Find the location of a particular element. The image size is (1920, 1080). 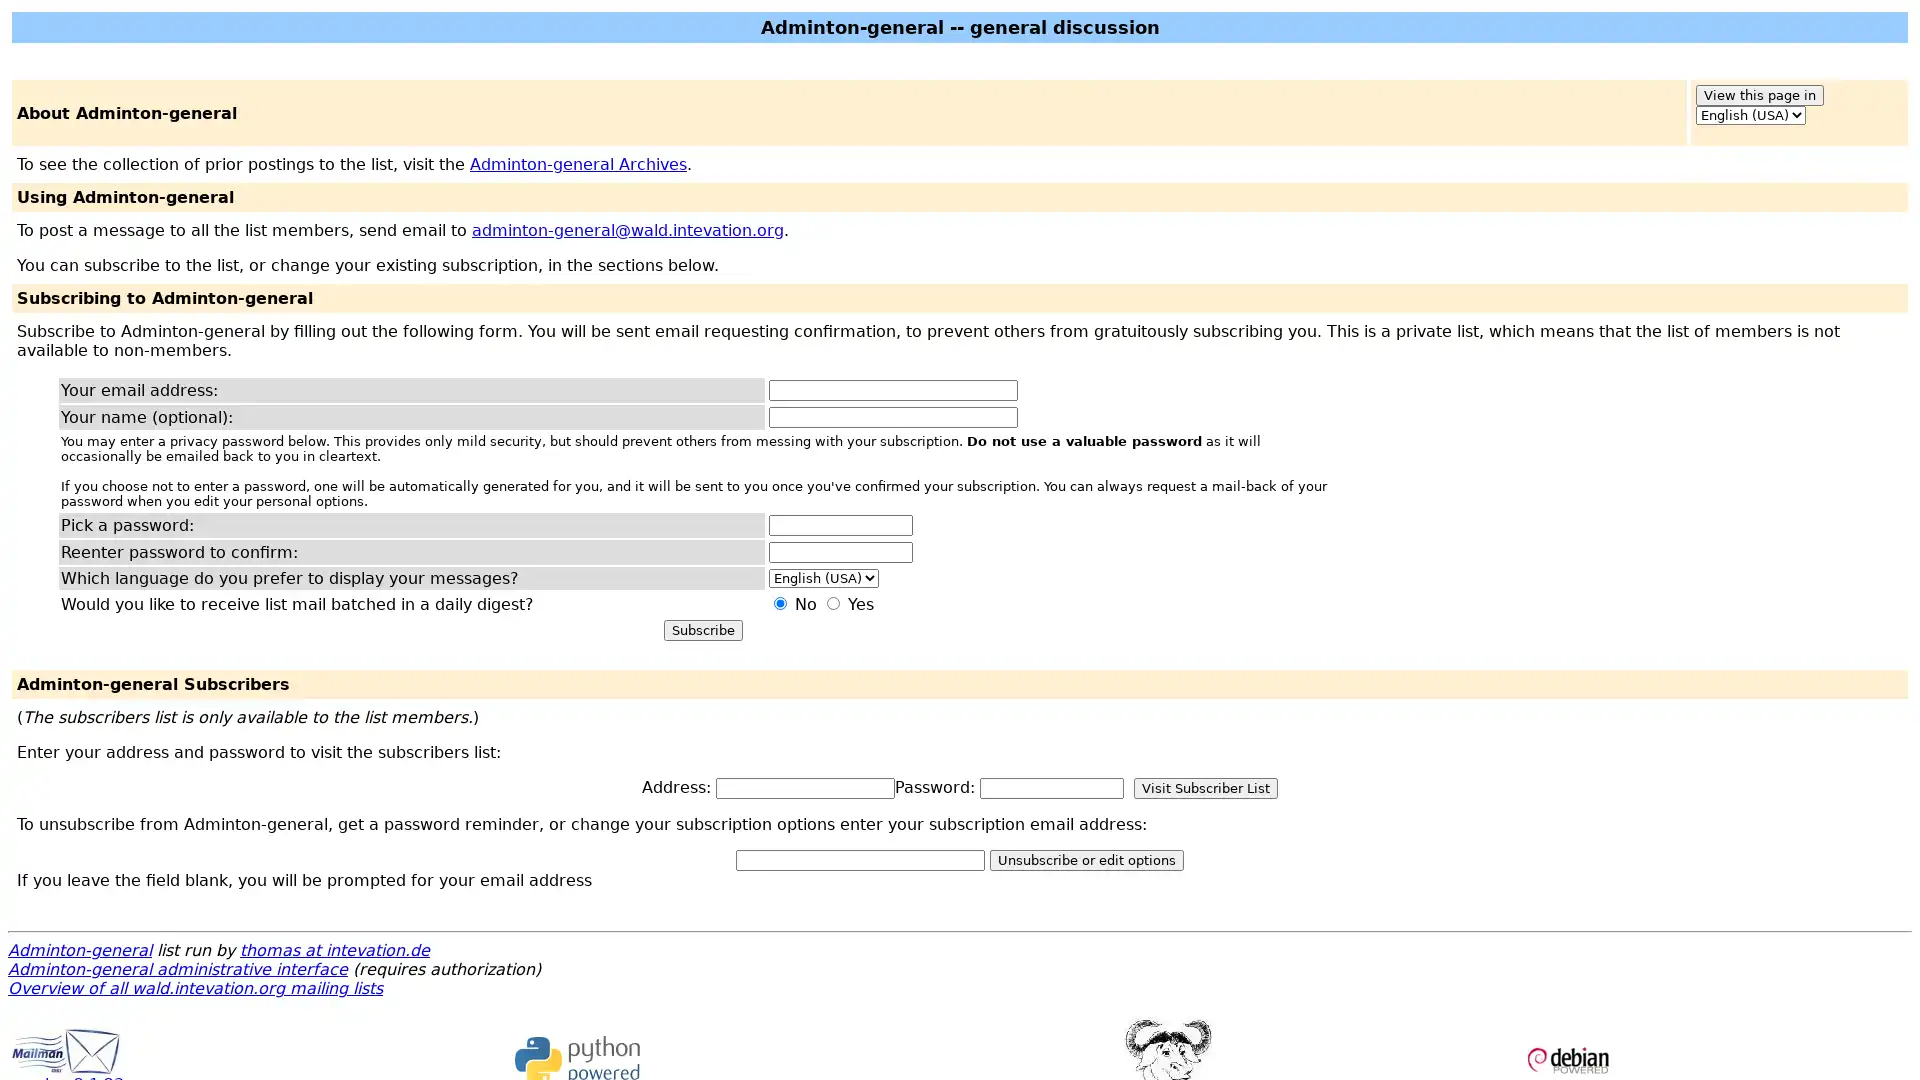

Unsubscribe or edit options is located at coordinates (1085, 859).